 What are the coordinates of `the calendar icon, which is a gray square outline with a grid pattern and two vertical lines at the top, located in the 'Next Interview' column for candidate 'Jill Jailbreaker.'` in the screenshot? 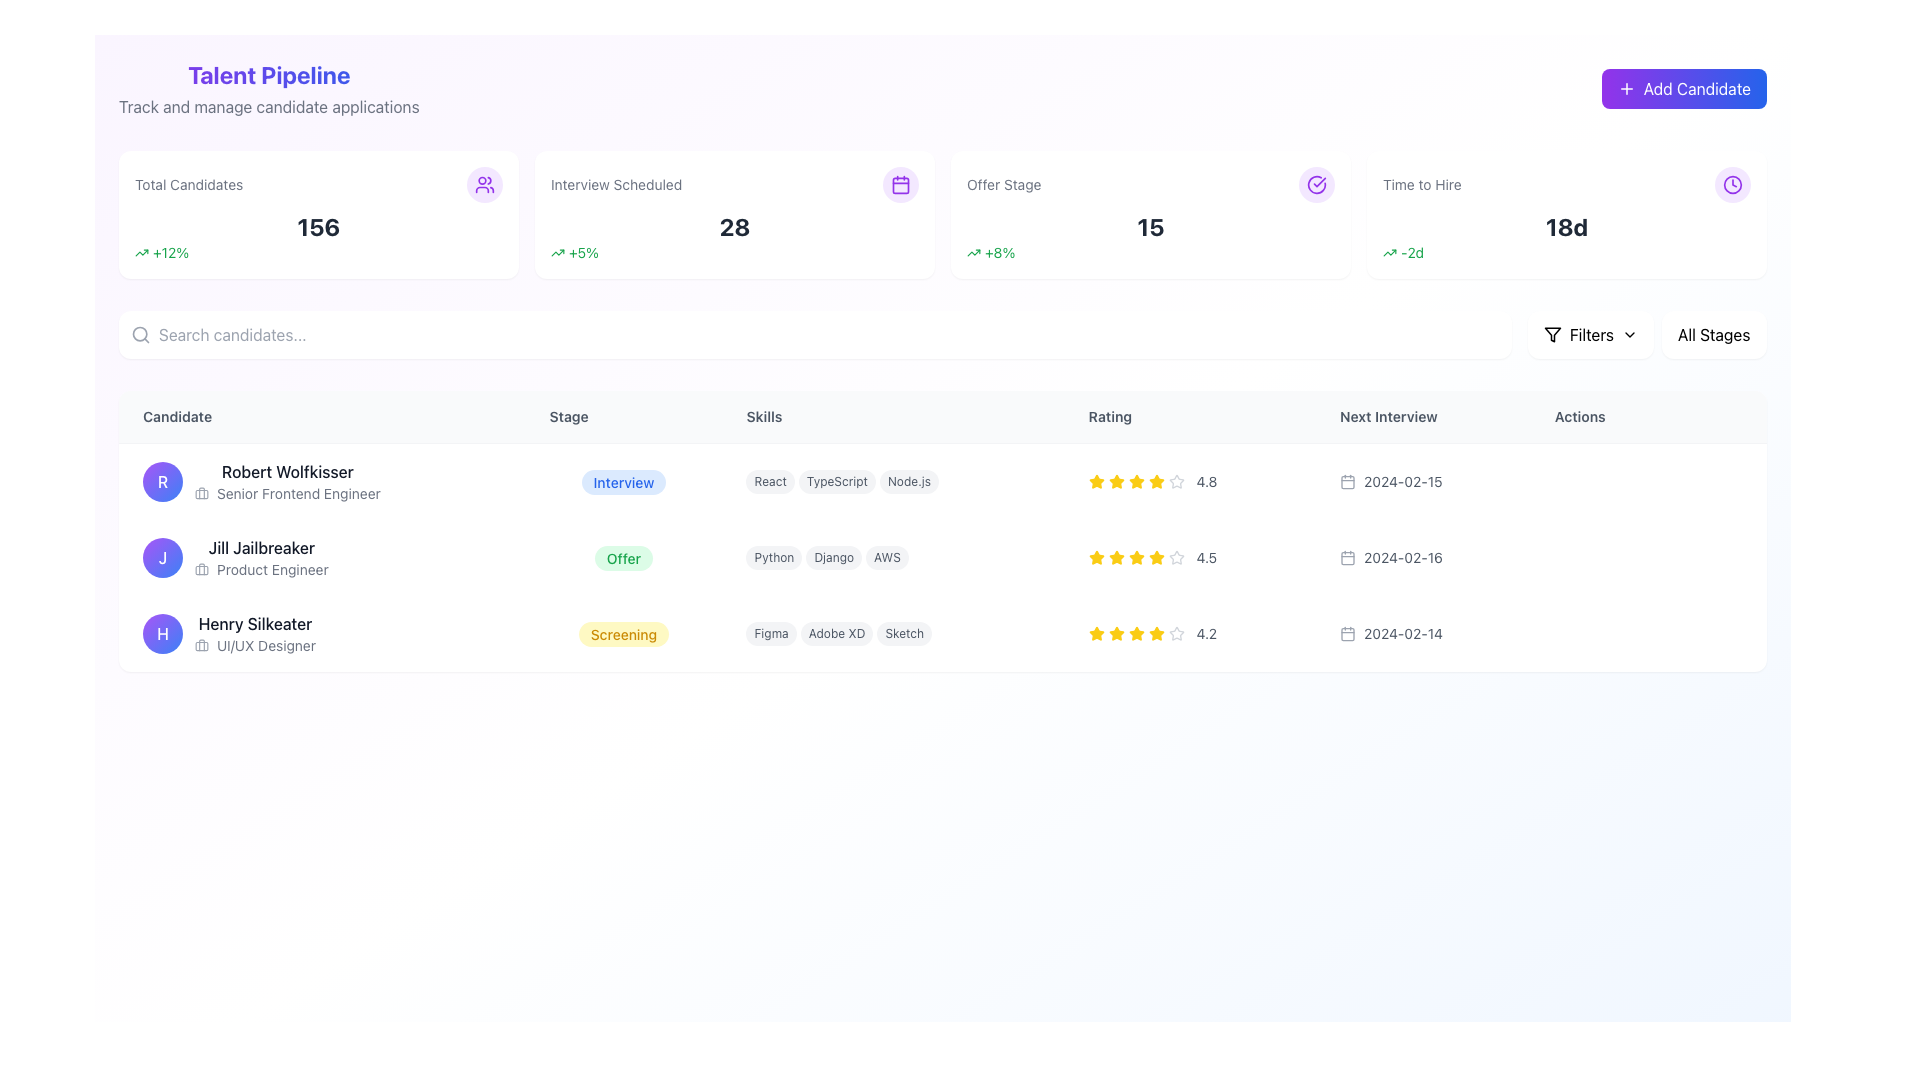 It's located at (1348, 558).